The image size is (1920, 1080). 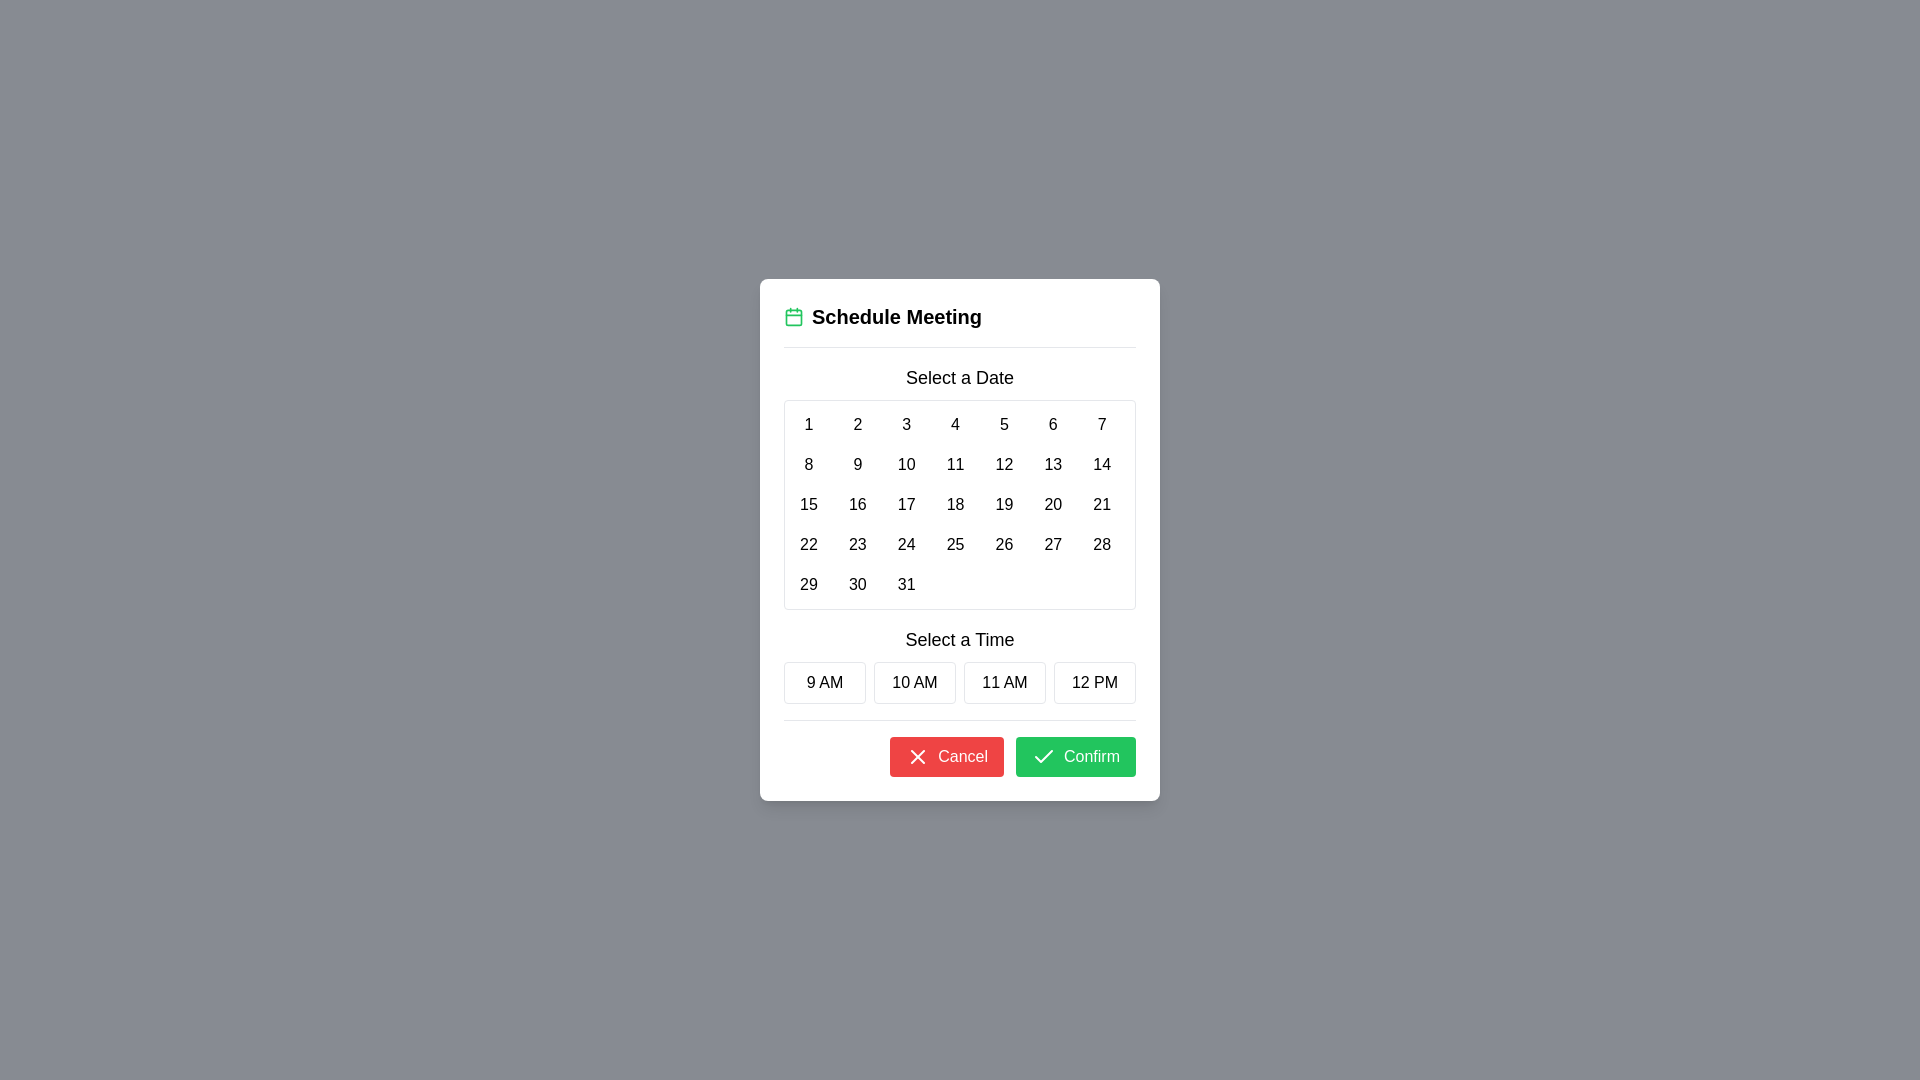 What do you see at coordinates (809, 423) in the screenshot?
I see `the button in the calendar grid that allows users` at bounding box center [809, 423].